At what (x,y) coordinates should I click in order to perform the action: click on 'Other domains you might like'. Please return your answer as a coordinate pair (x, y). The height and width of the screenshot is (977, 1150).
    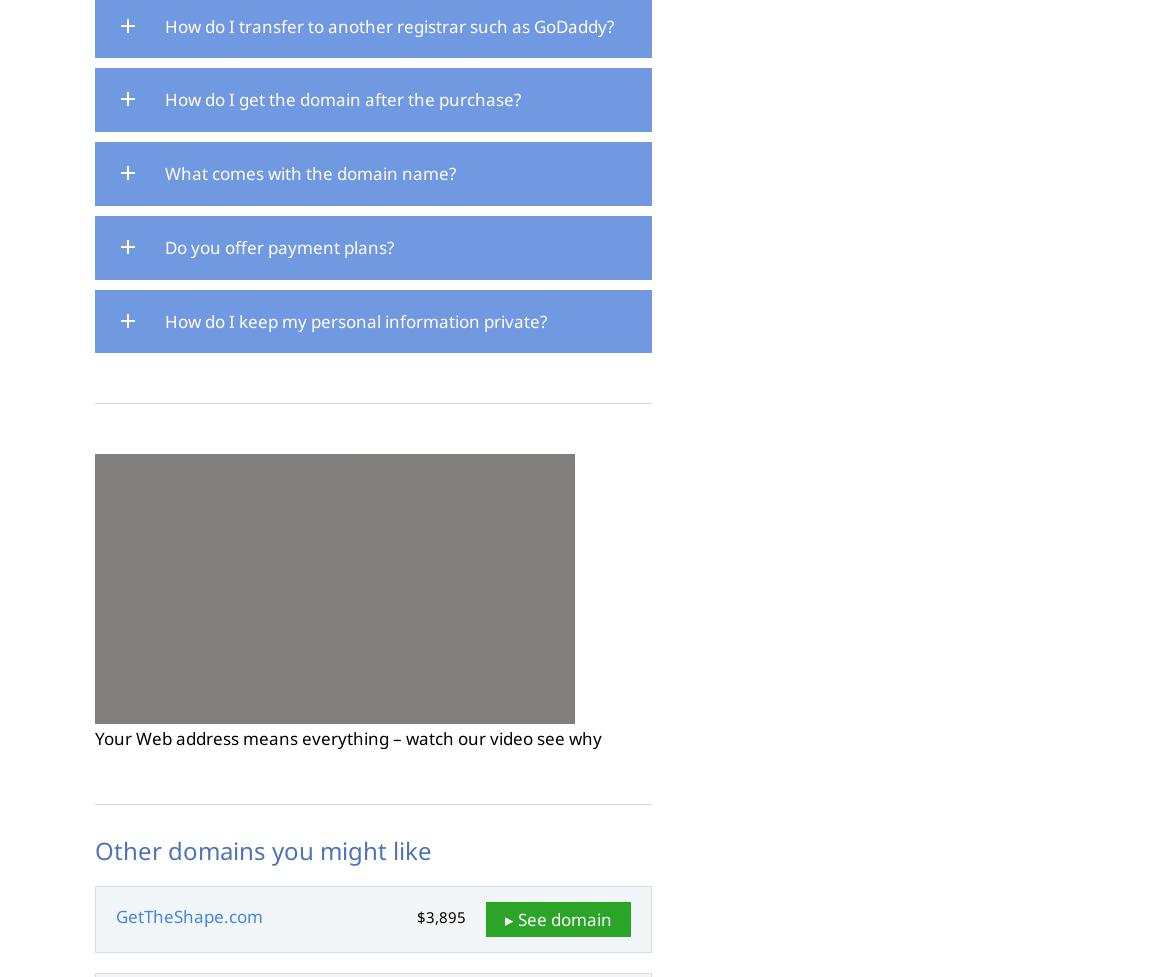
    Looking at the image, I should click on (262, 849).